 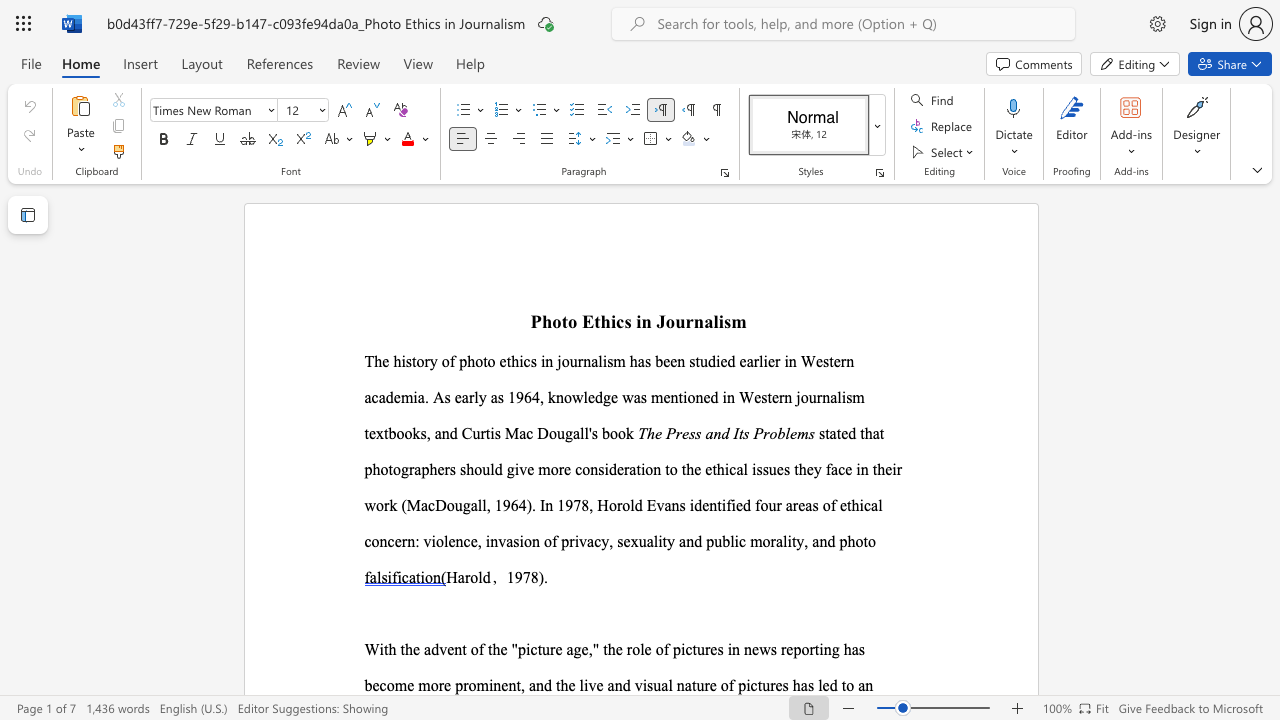 What do you see at coordinates (509, 541) in the screenshot?
I see `the 4th character "a" in the text` at bounding box center [509, 541].